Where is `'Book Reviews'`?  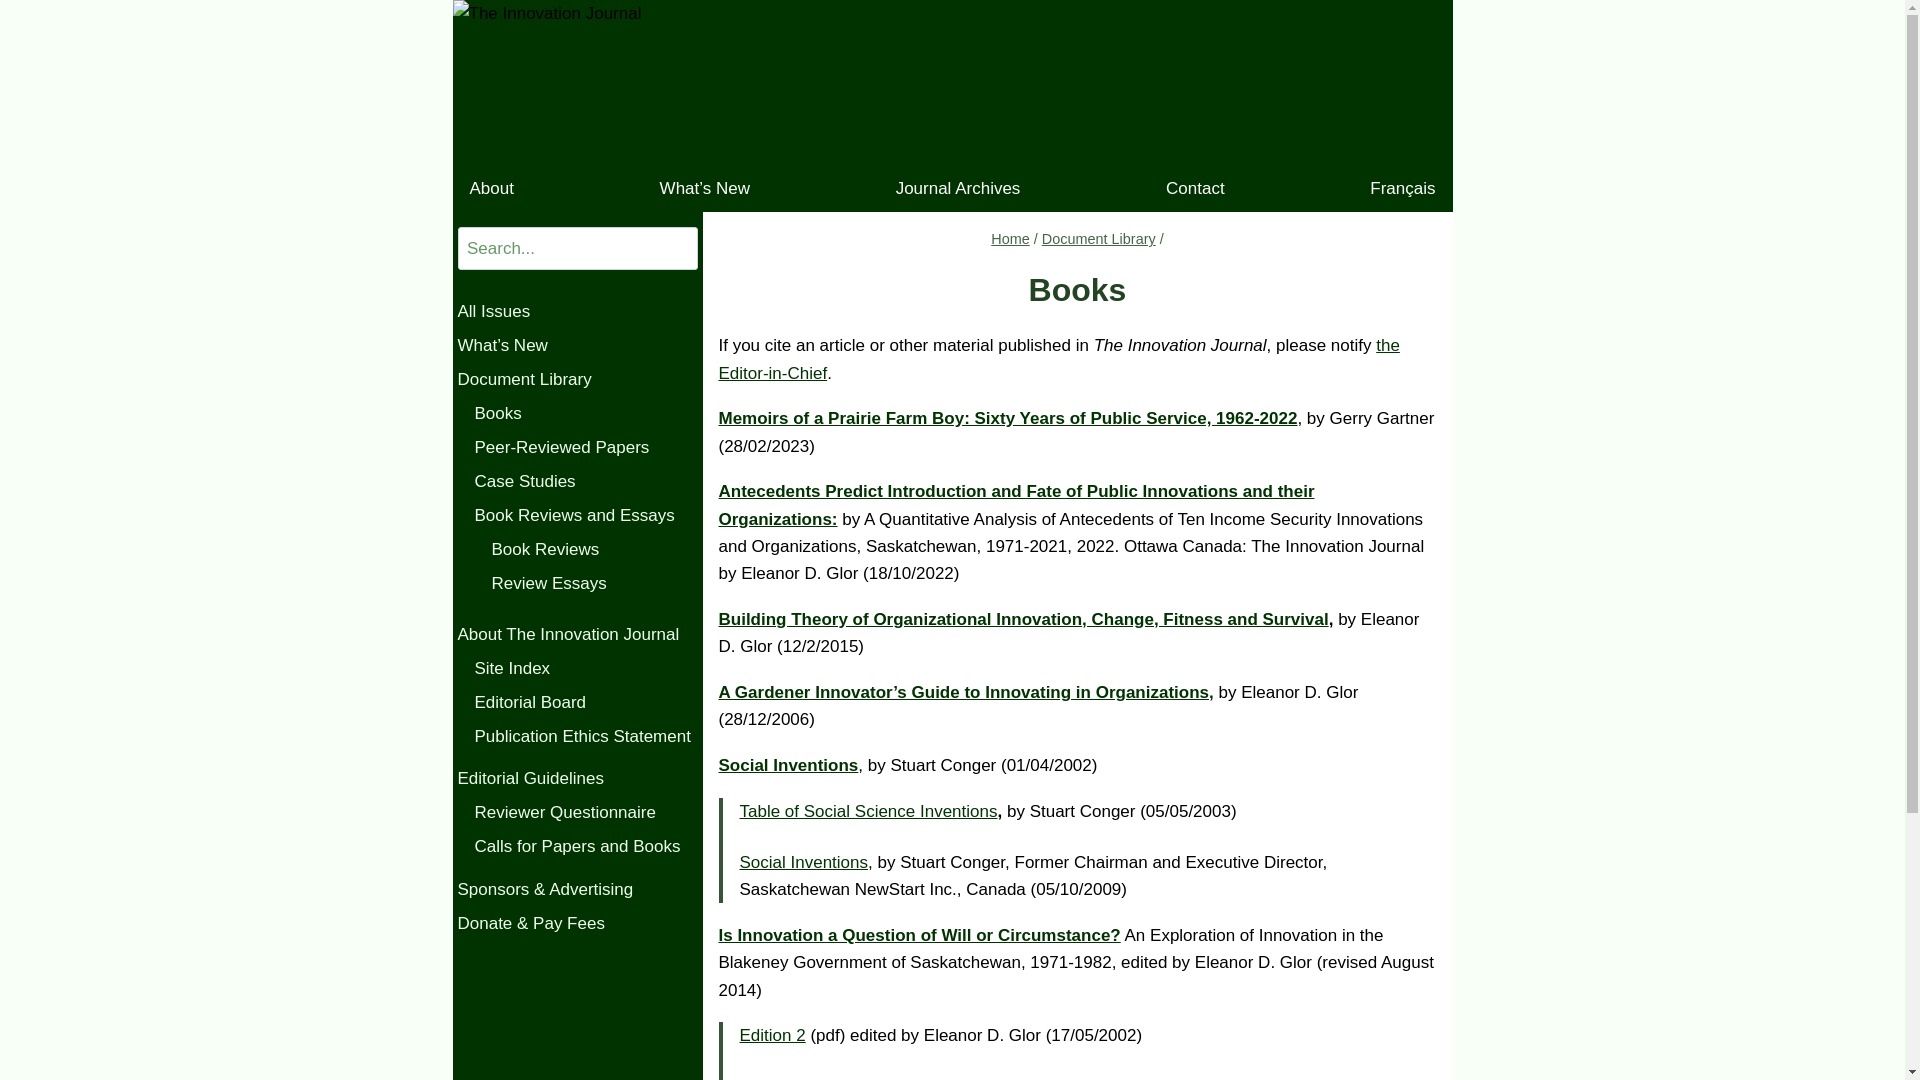 'Book Reviews' is located at coordinates (594, 550).